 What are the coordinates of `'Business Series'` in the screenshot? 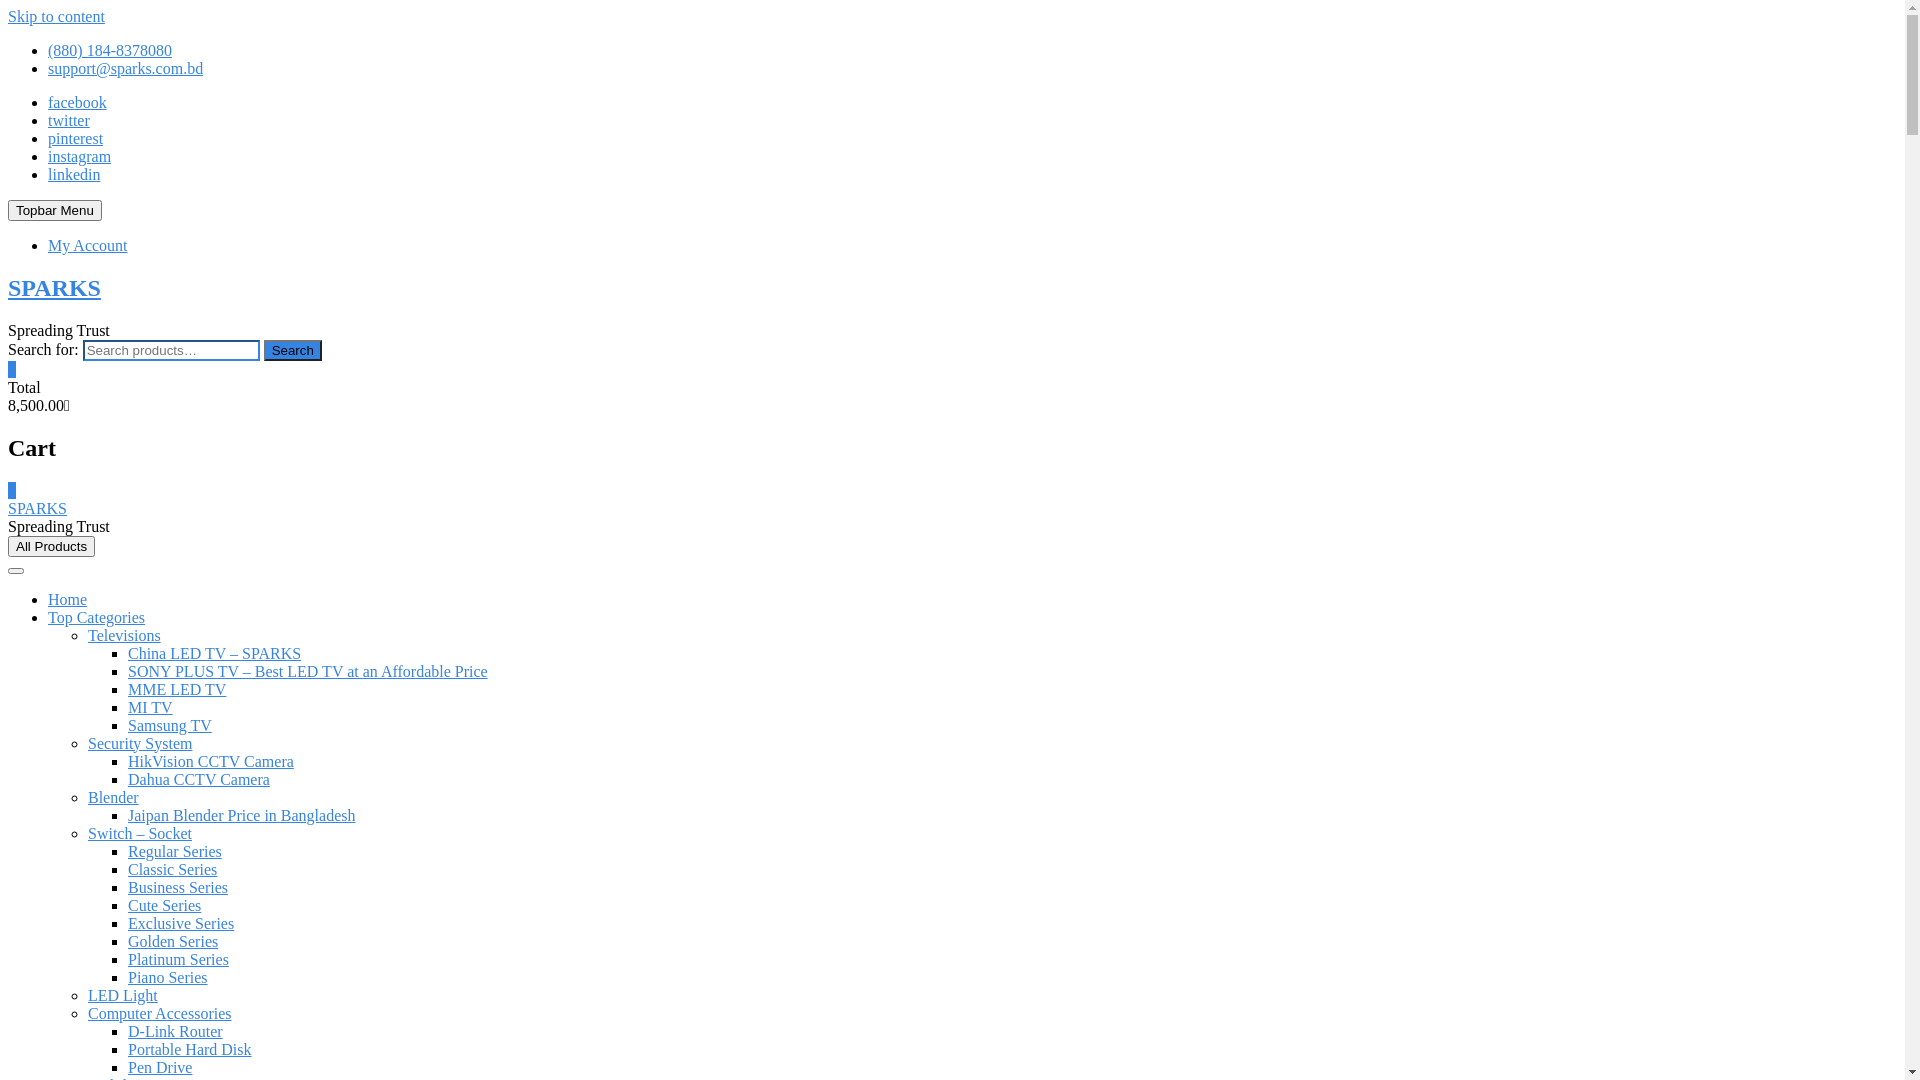 It's located at (177, 886).